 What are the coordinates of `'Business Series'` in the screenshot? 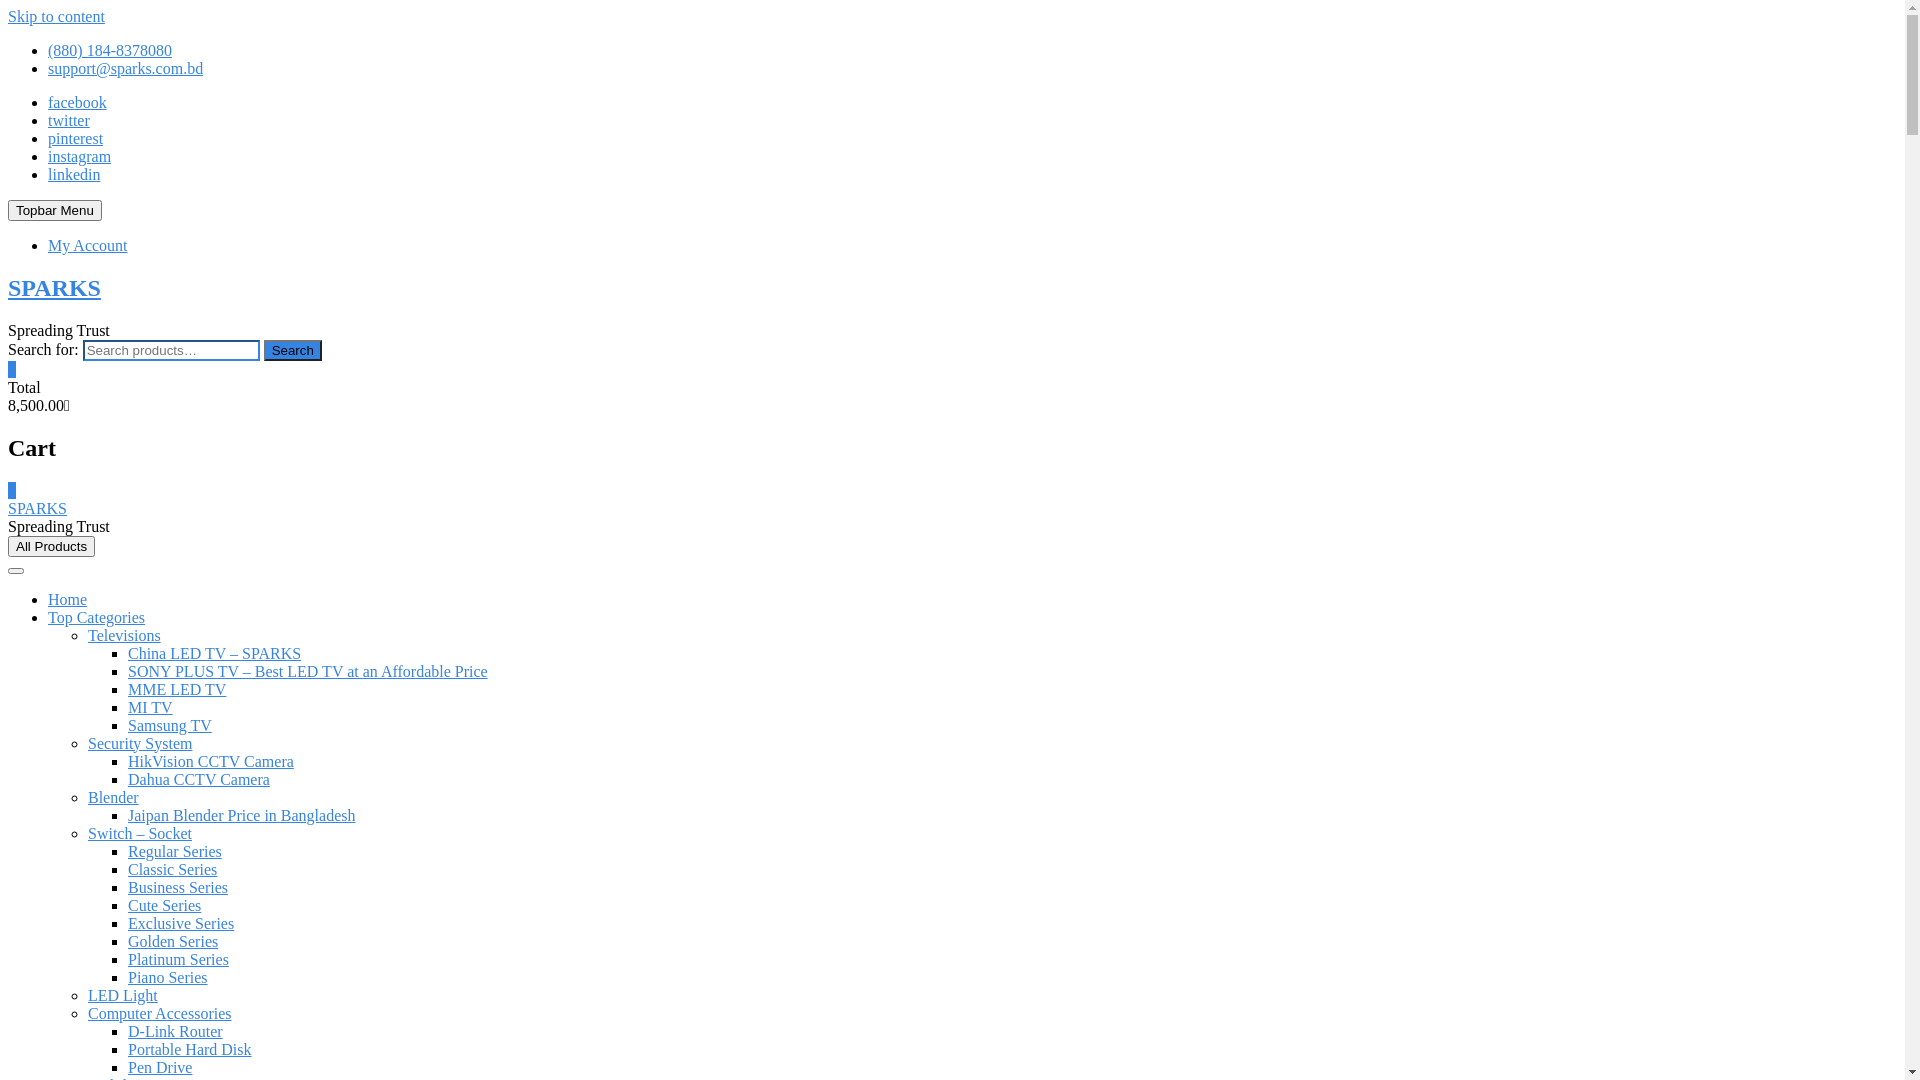 It's located at (177, 886).